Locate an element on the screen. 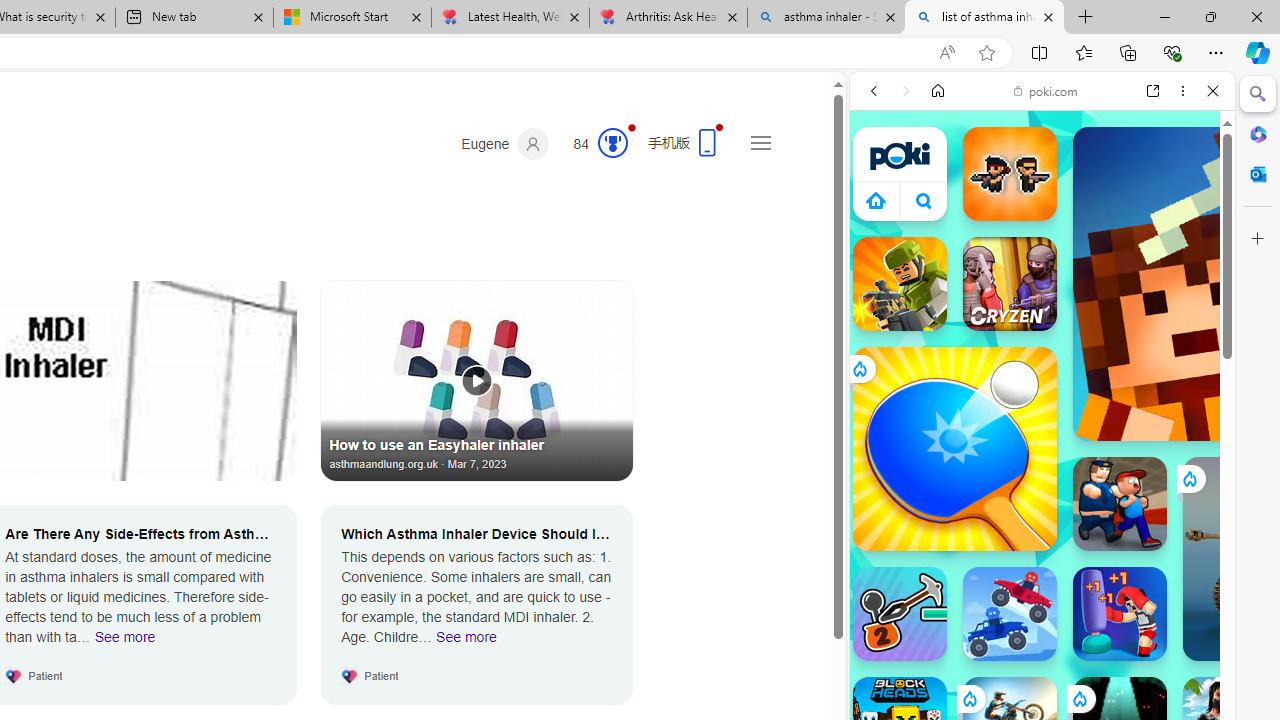  'Escape From School' is located at coordinates (1120, 502).